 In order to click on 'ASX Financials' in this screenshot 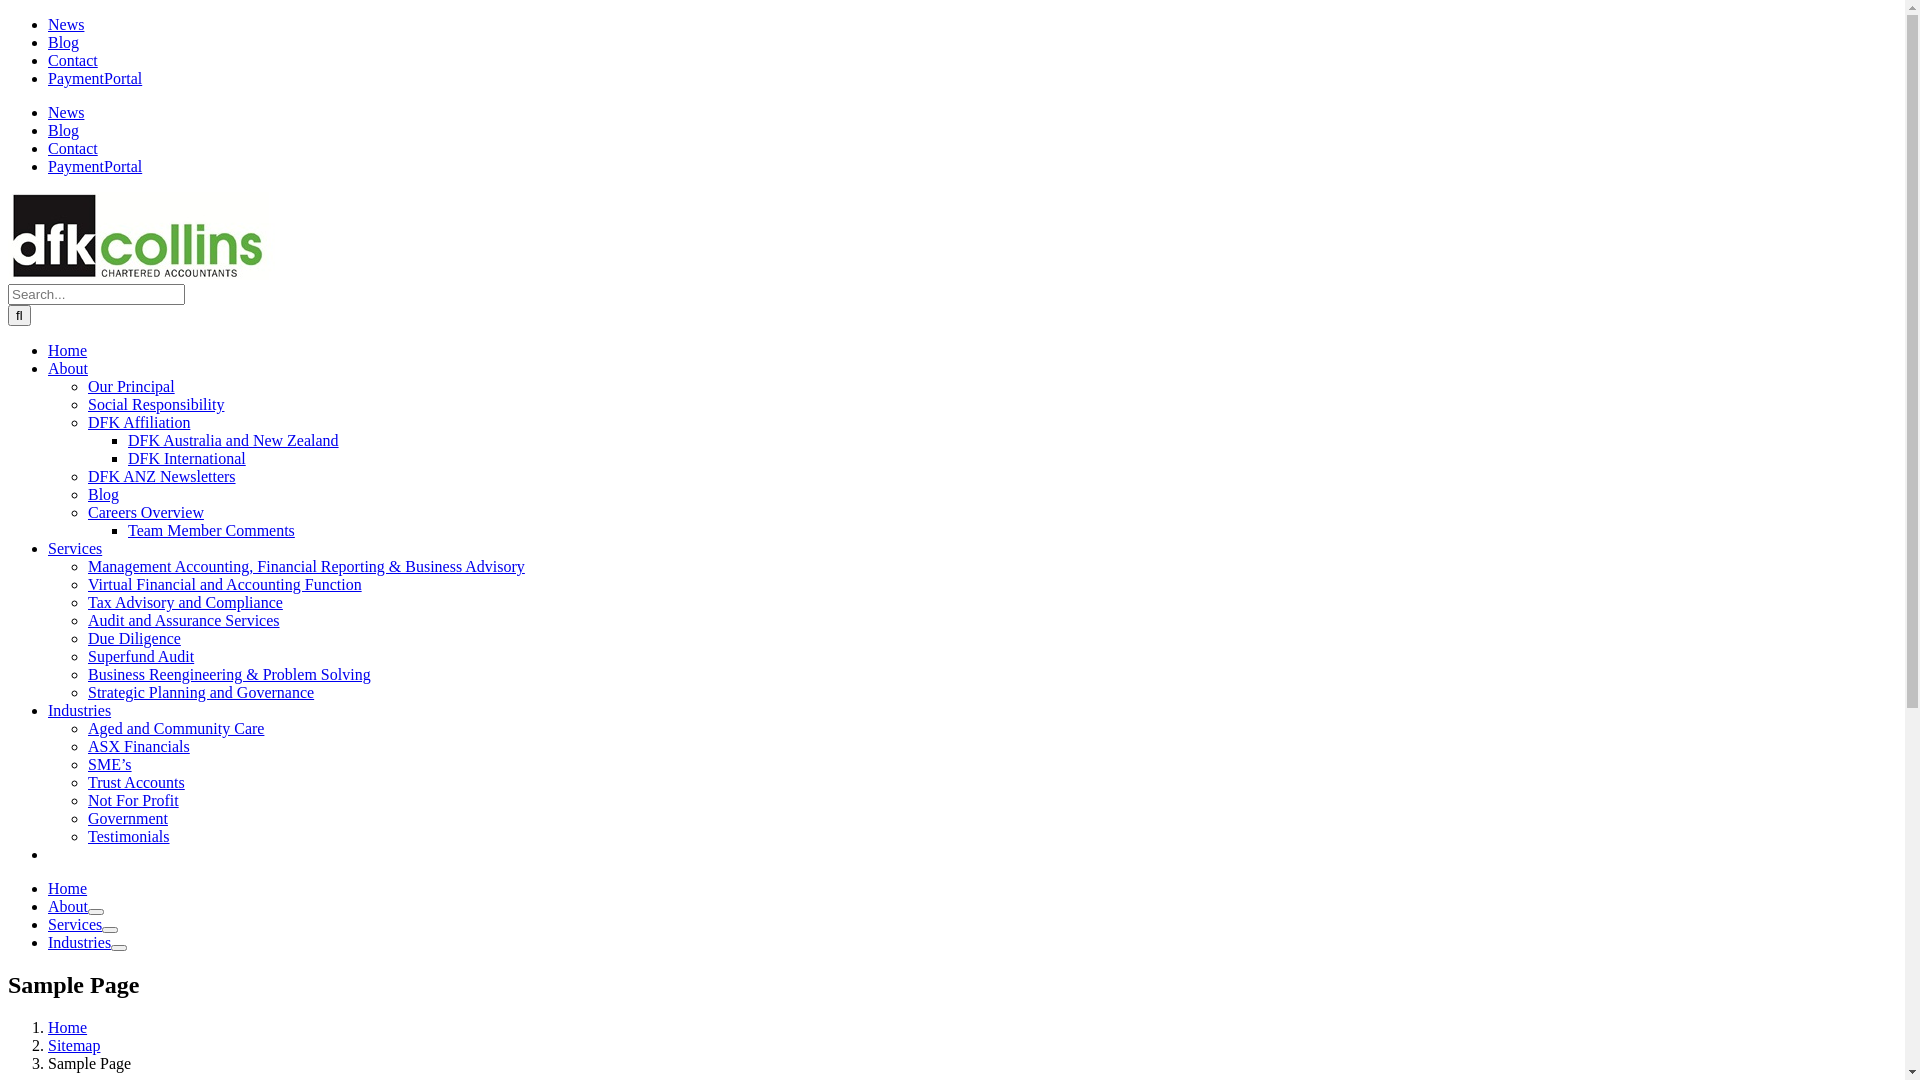, I will do `click(138, 746)`.